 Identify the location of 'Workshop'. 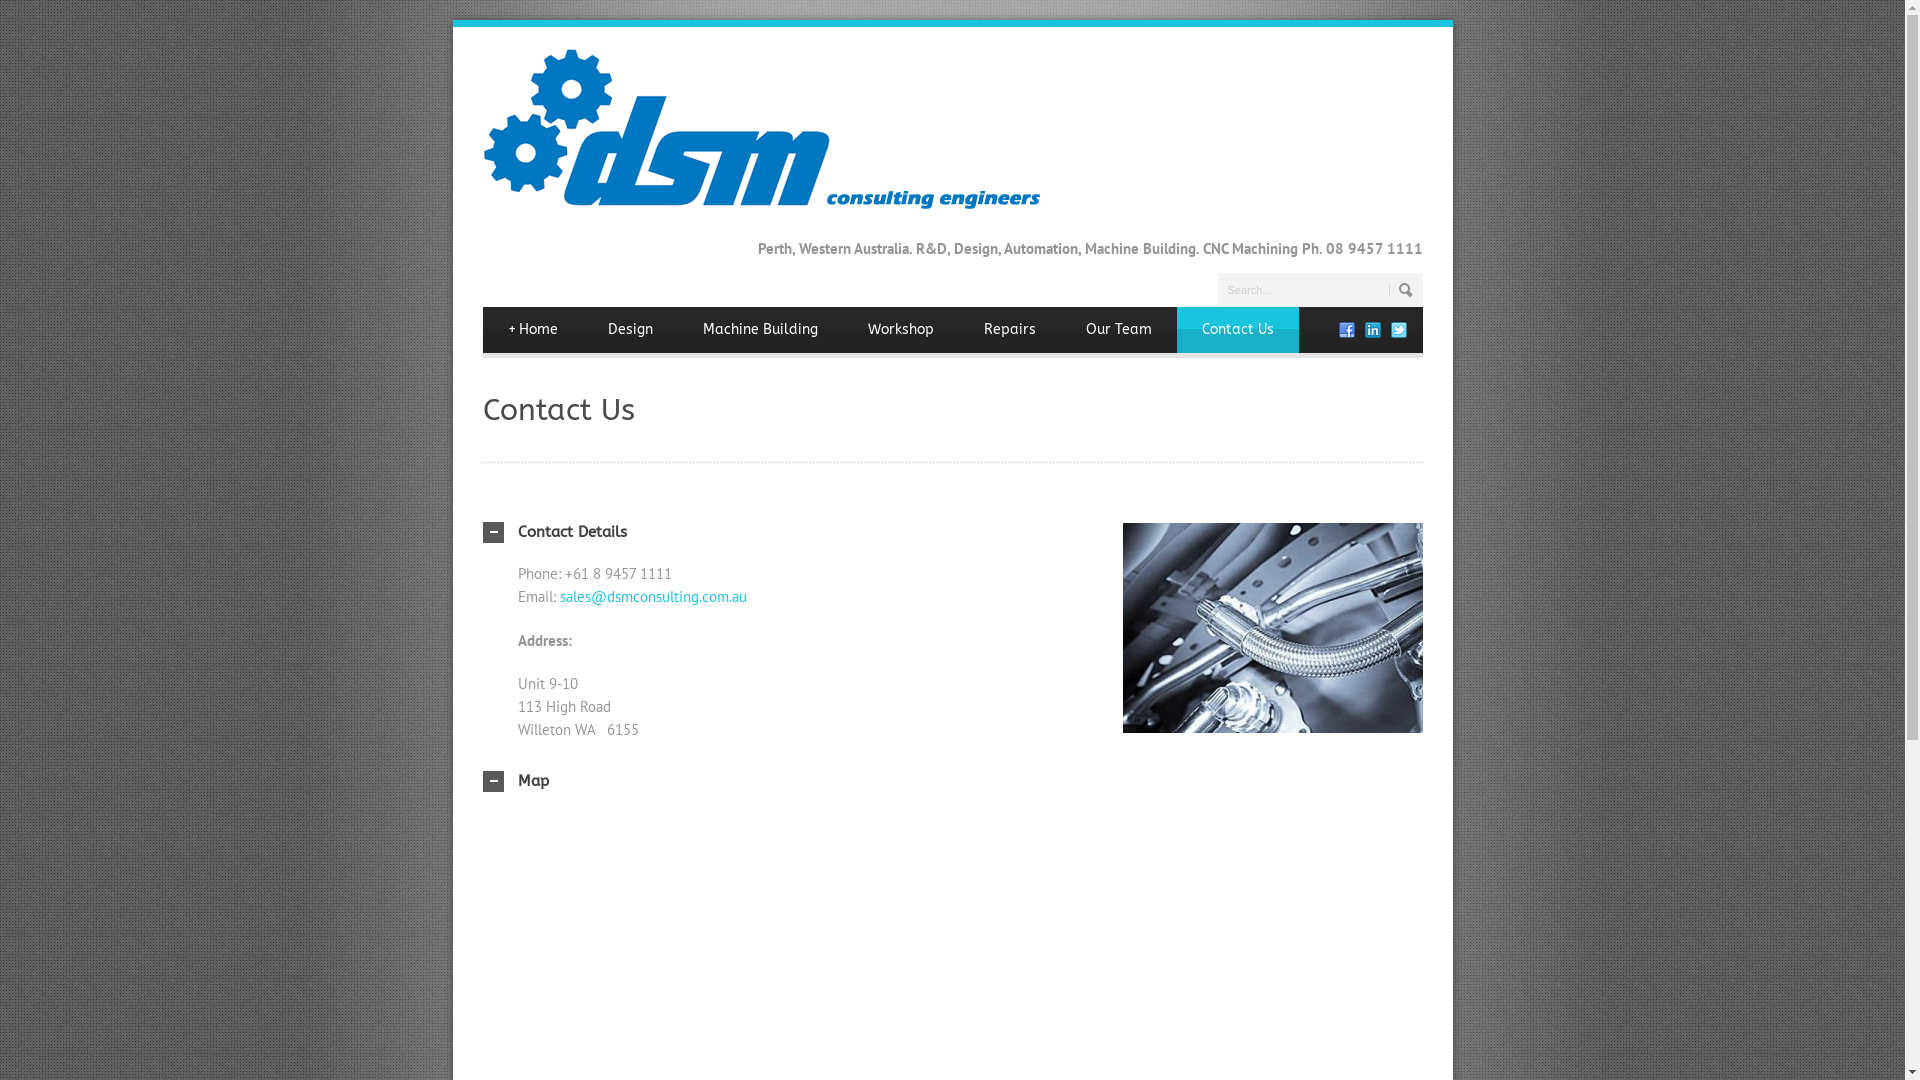
(899, 327).